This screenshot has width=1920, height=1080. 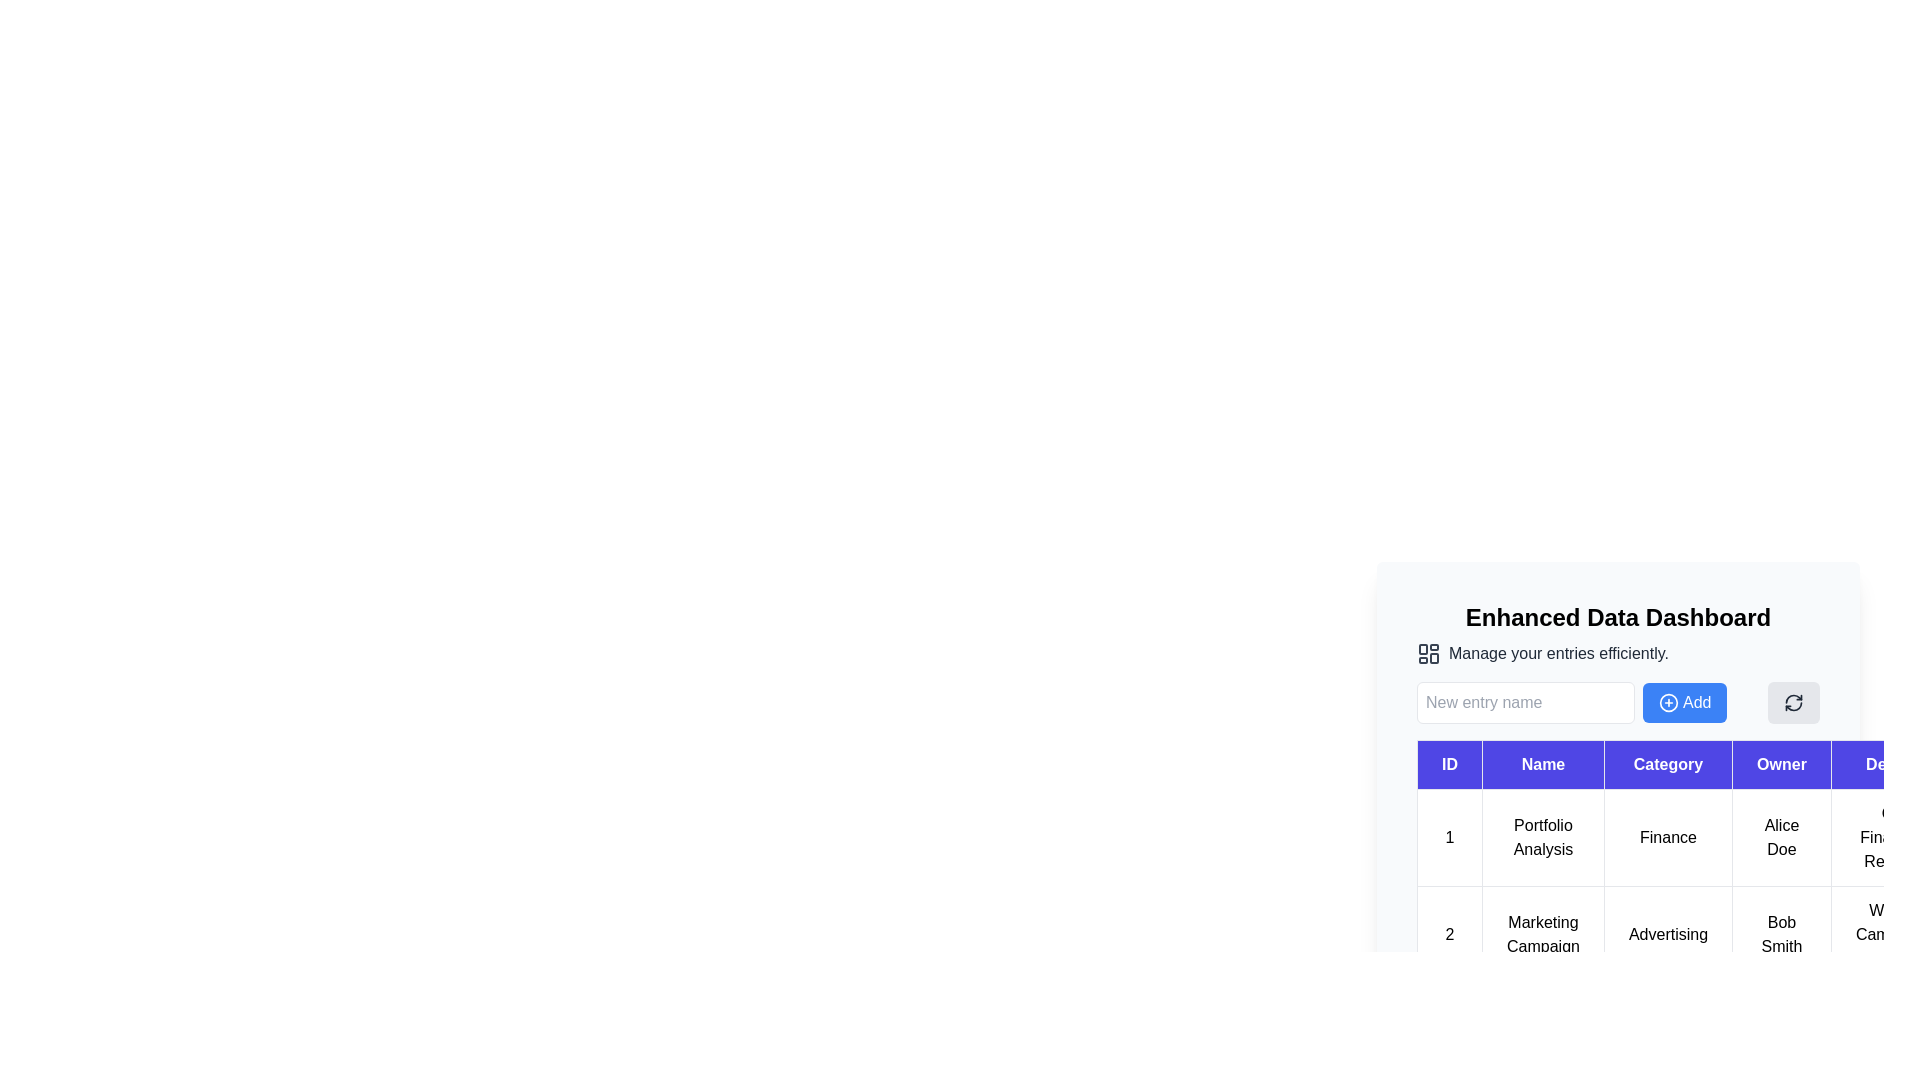 What do you see at coordinates (1449, 764) in the screenshot?
I see `the 'ID' column header cell in the table, which is located at the beginning of the header row and to the left of the 'Name' header` at bounding box center [1449, 764].